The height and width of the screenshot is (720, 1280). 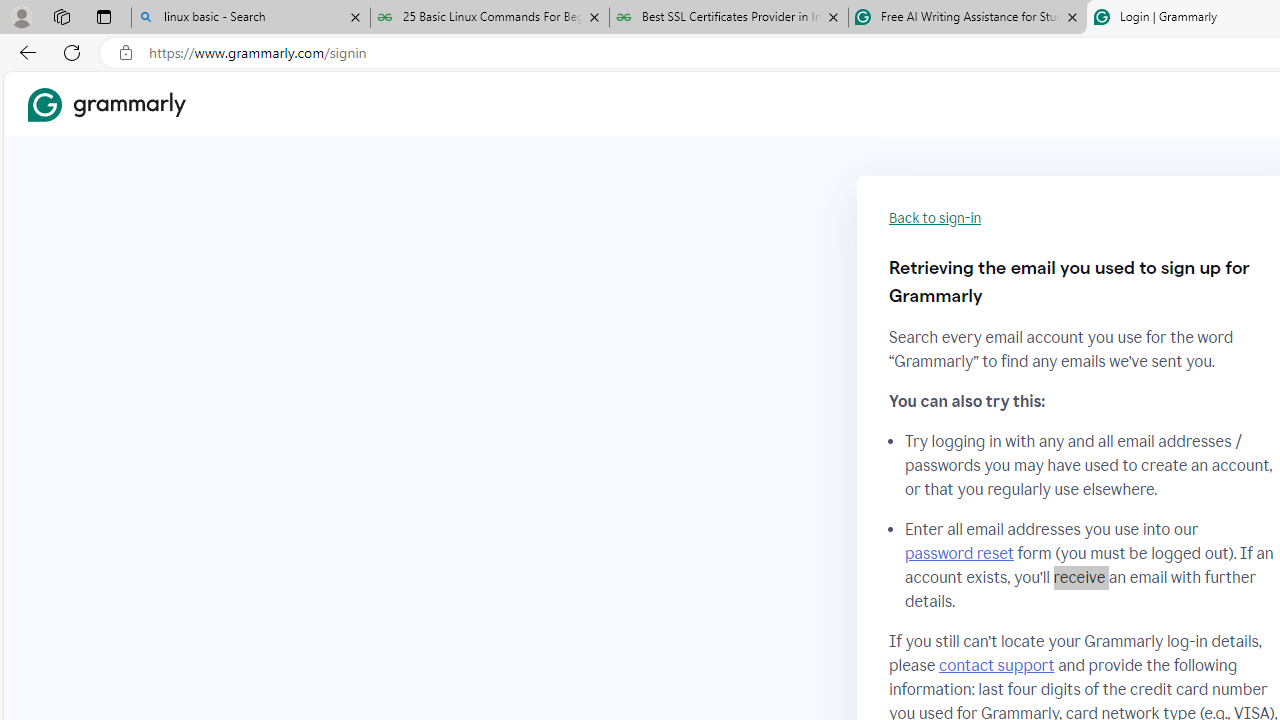 What do you see at coordinates (728, 17) in the screenshot?
I see `'Best SSL Certificates Provider in India - GeeksforGeeks'` at bounding box center [728, 17].